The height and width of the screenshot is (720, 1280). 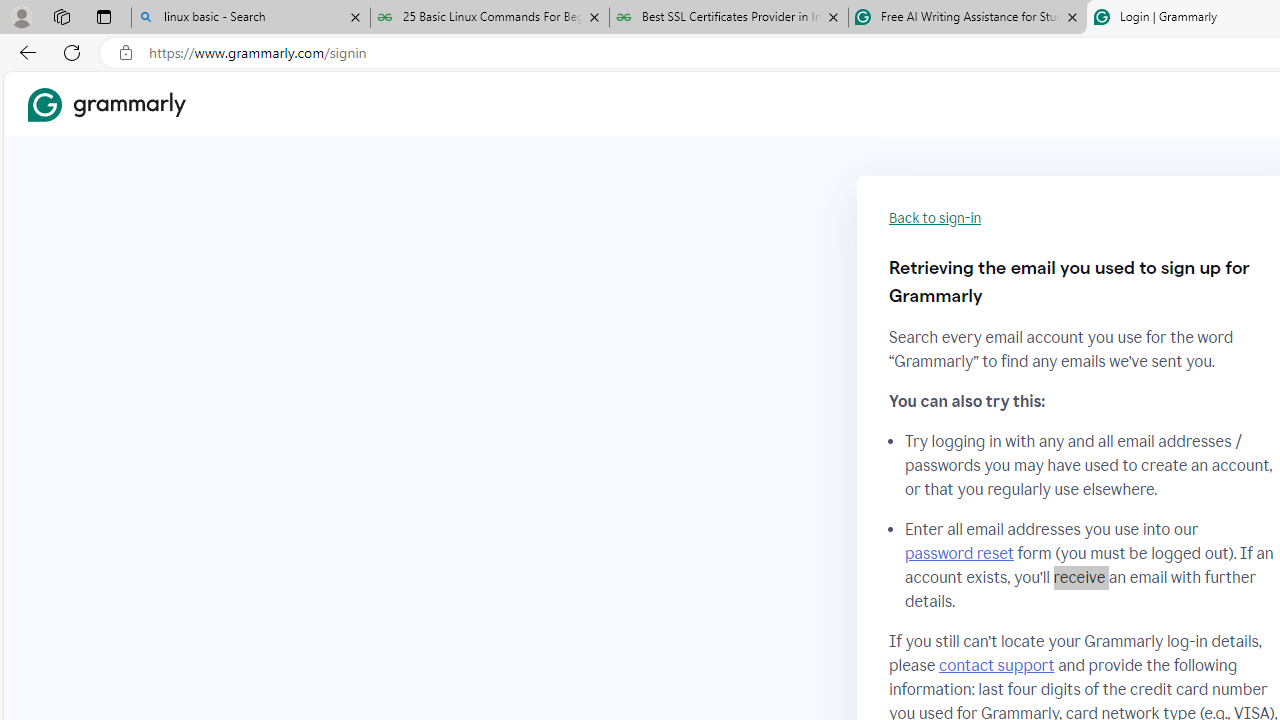 What do you see at coordinates (728, 17) in the screenshot?
I see `'Best SSL Certificates Provider in India - GeeksforGeeks'` at bounding box center [728, 17].